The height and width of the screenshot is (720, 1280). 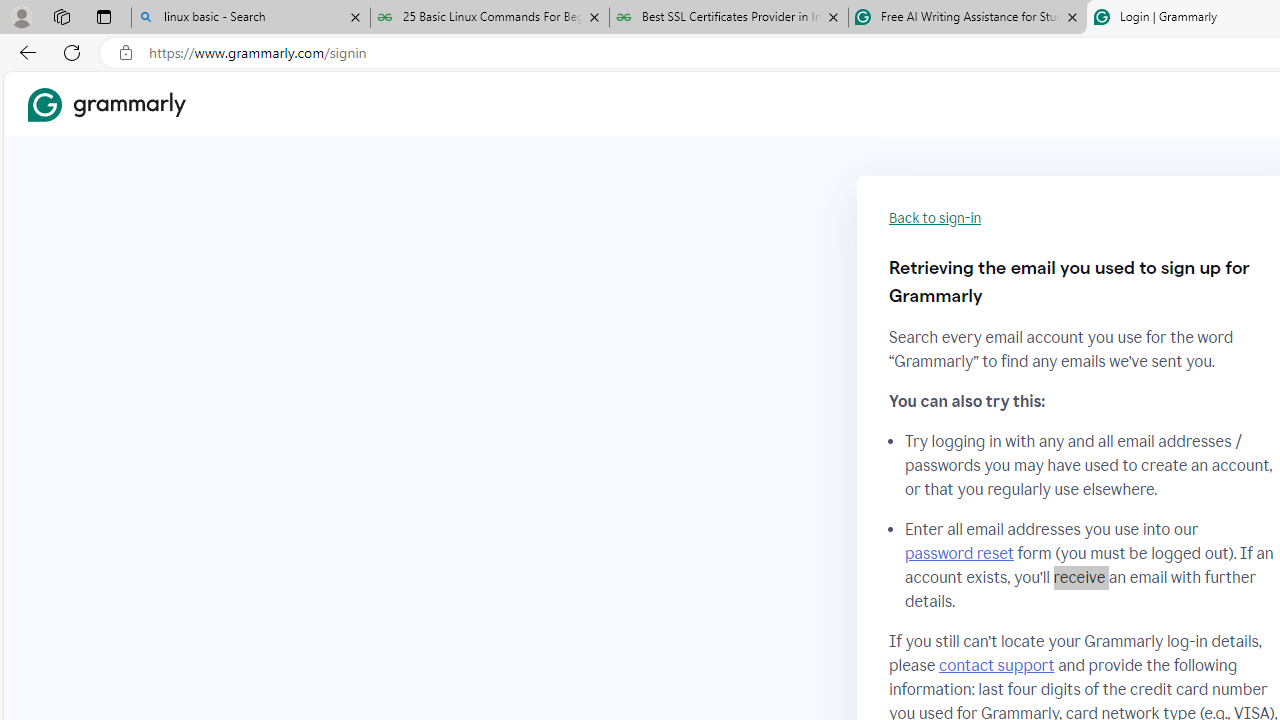 What do you see at coordinates (728, 17) in the screenshot?
I see `'Best SSL Certificates Provider in India - GeeksforGeeks'` at bounding box center [728, 17].